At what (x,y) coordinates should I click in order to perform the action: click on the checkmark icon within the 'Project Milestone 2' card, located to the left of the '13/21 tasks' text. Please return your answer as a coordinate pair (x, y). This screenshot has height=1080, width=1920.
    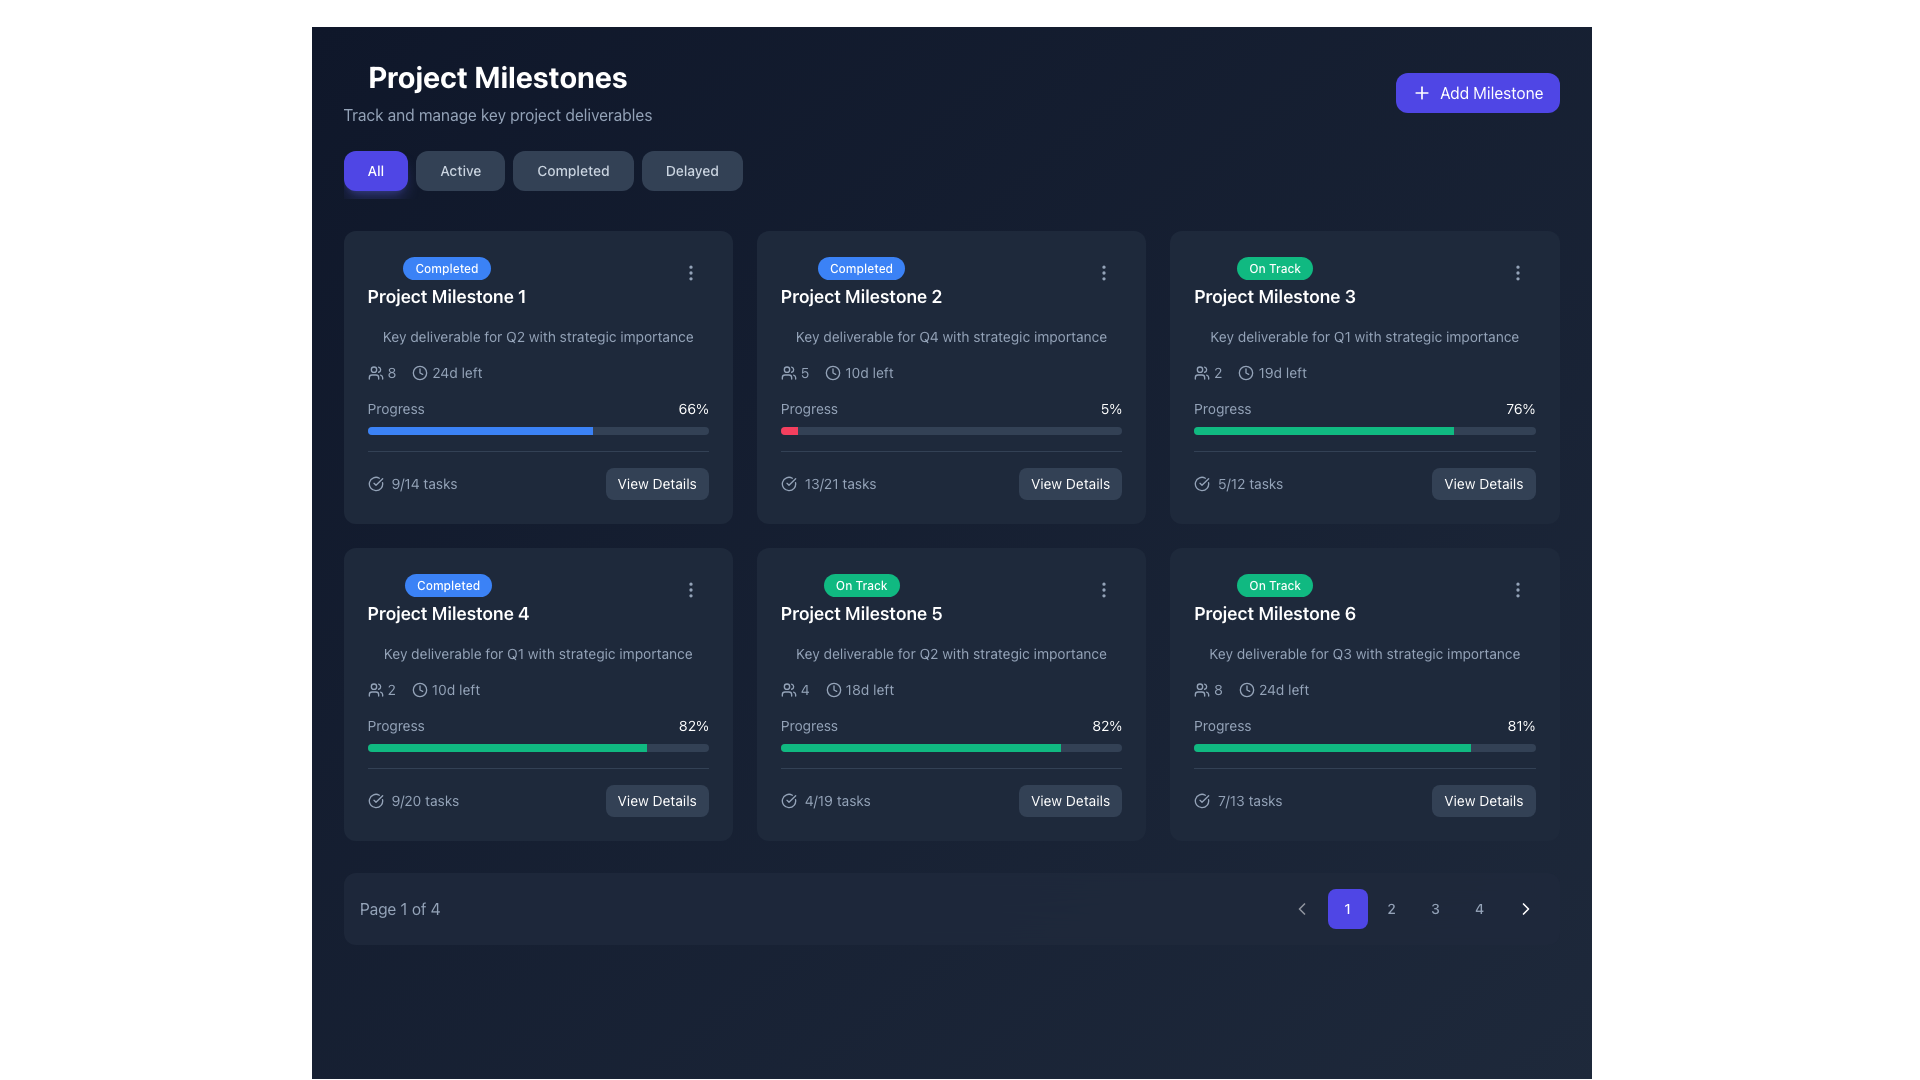
    Looking at the image, I should click on (787, 483).